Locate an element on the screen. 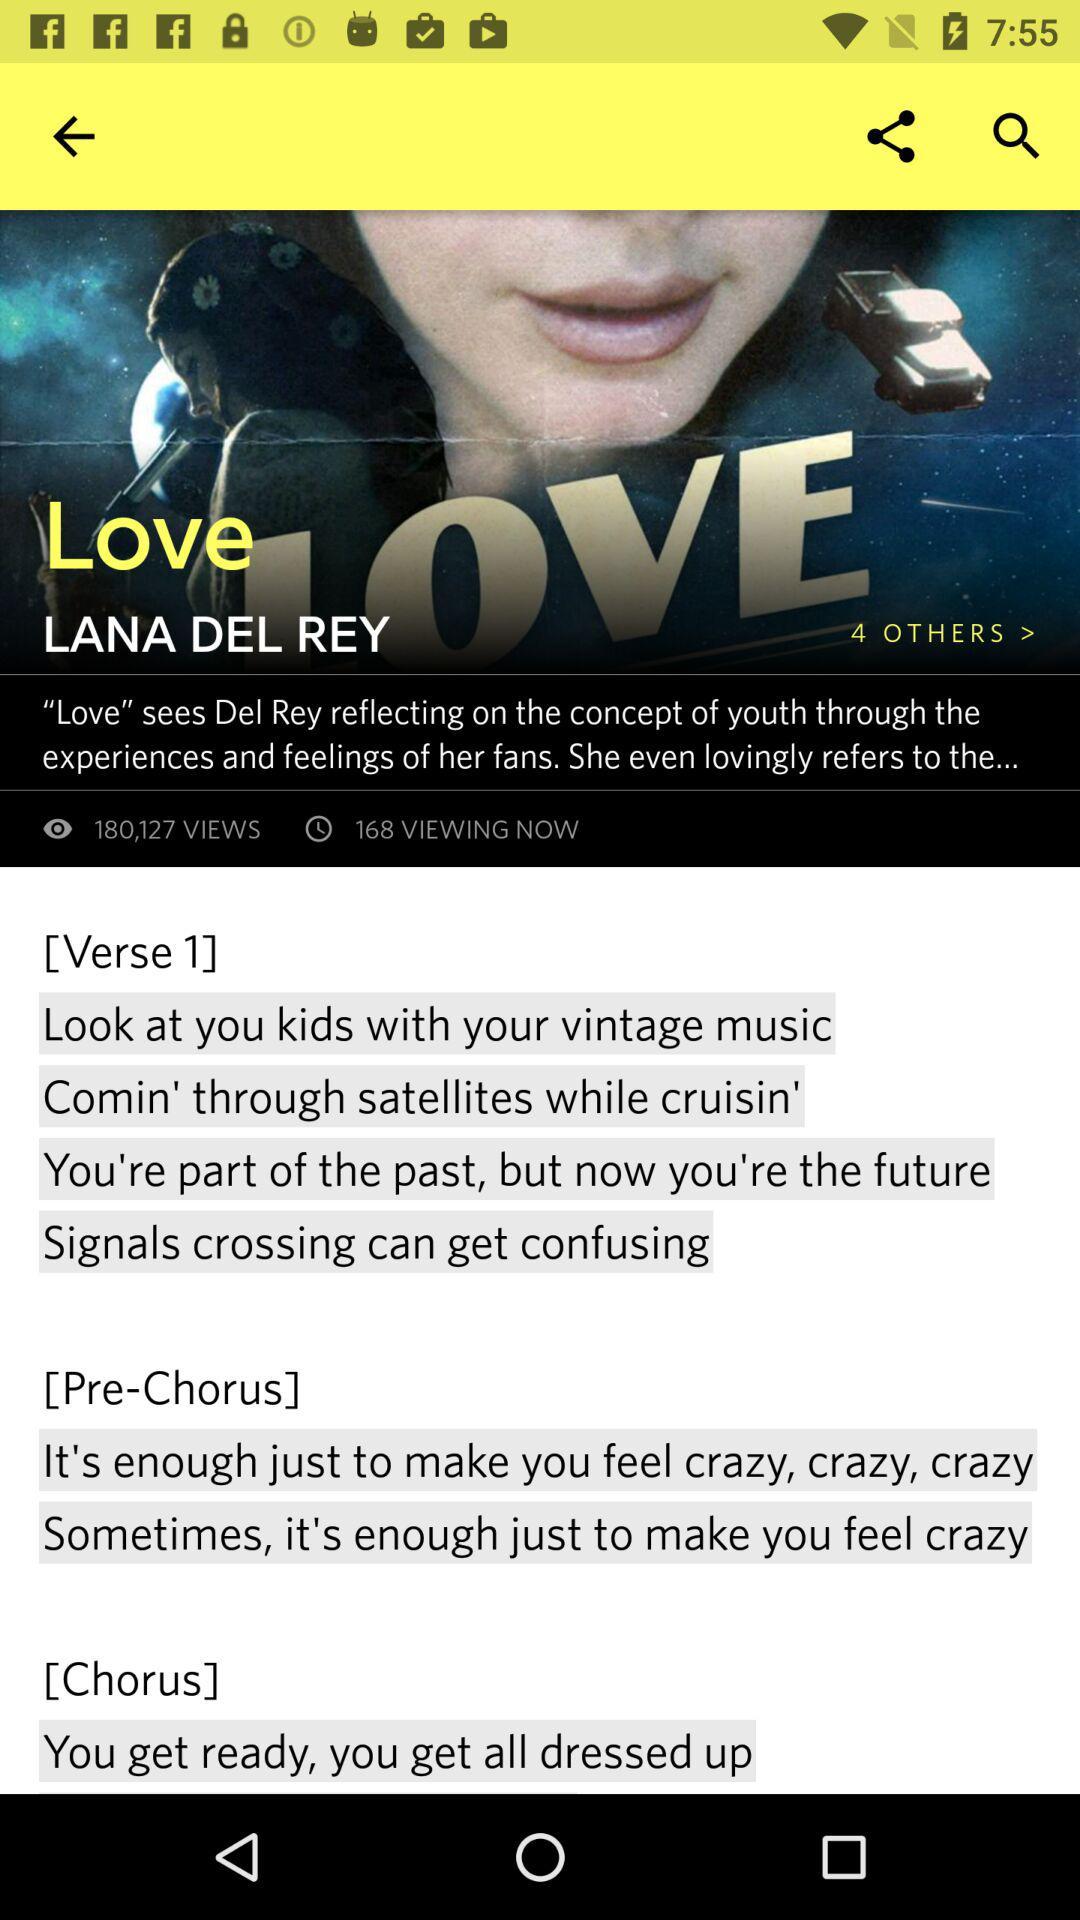  4 others > item is located at coordinates (943, 631).